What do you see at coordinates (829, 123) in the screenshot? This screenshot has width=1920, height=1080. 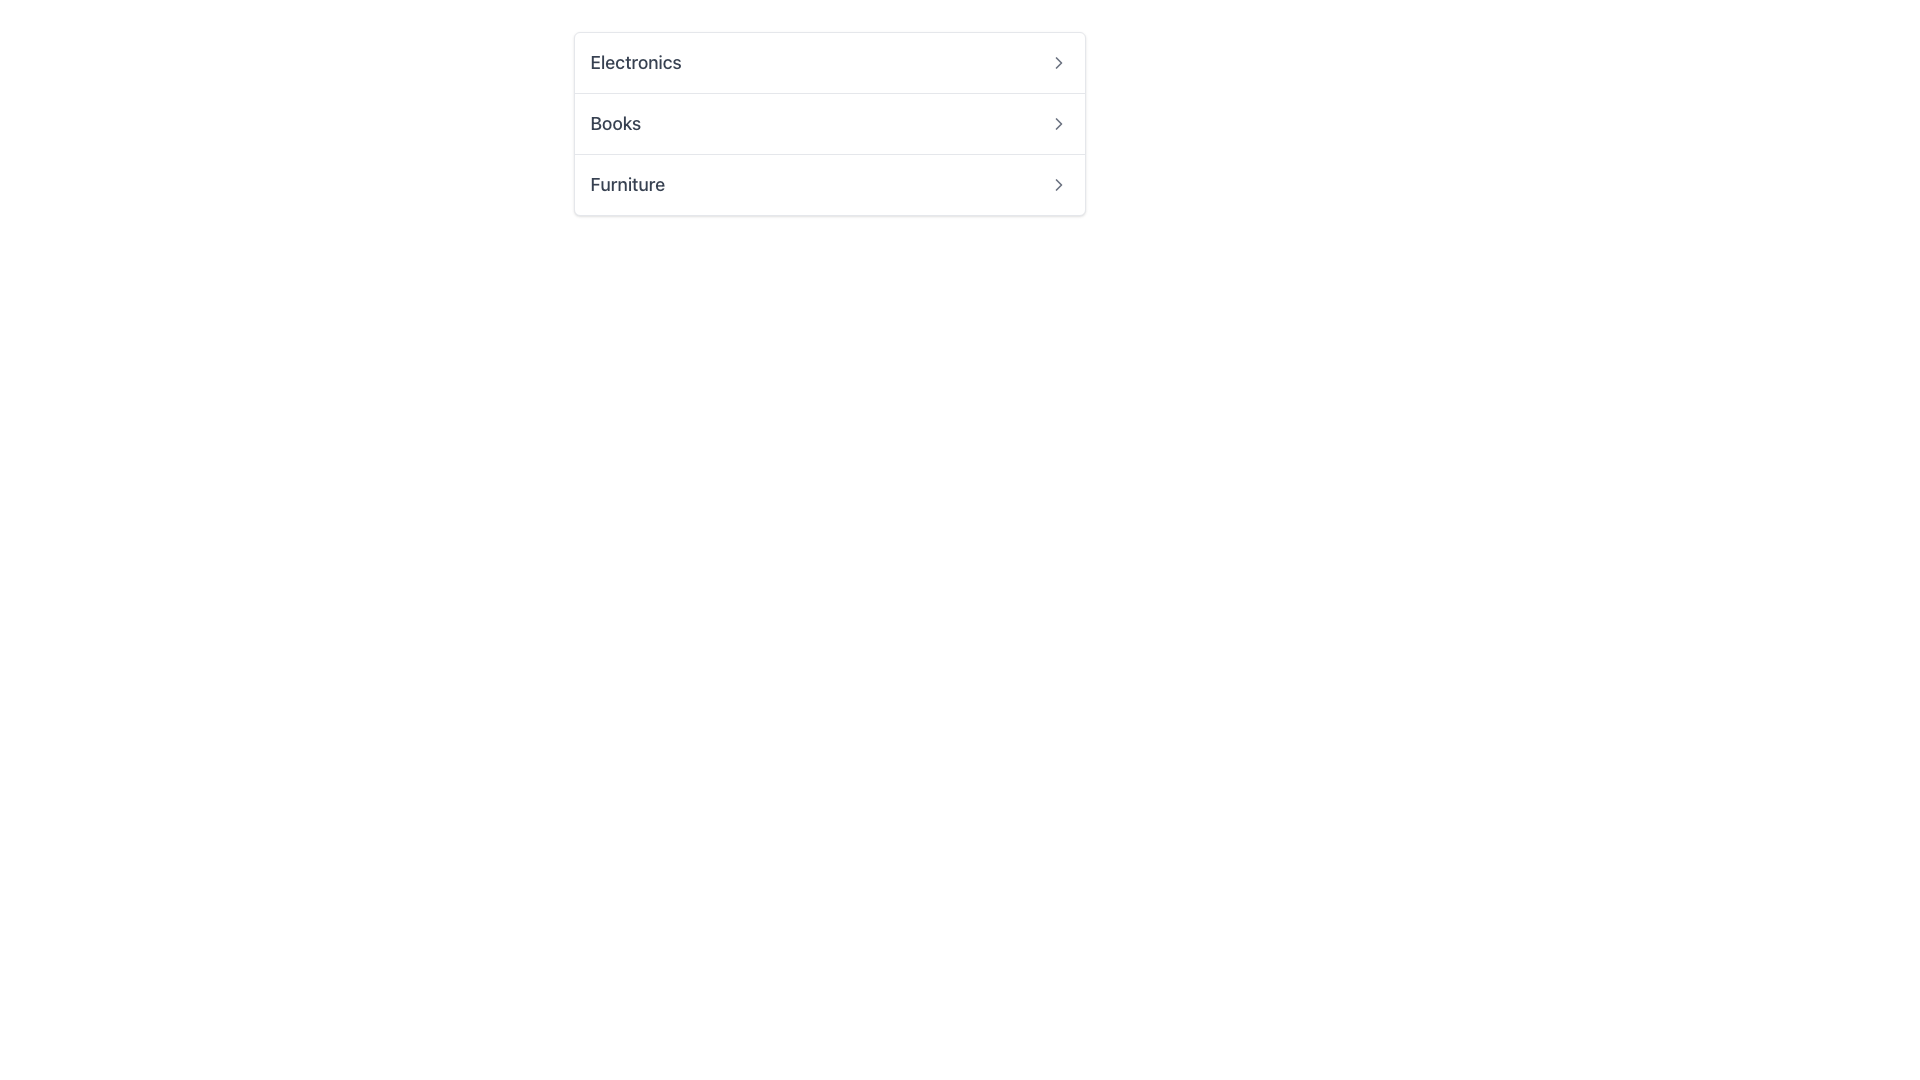 I see `the 'Books' category selection option, which is the second item` at bounding box center [829, 123].